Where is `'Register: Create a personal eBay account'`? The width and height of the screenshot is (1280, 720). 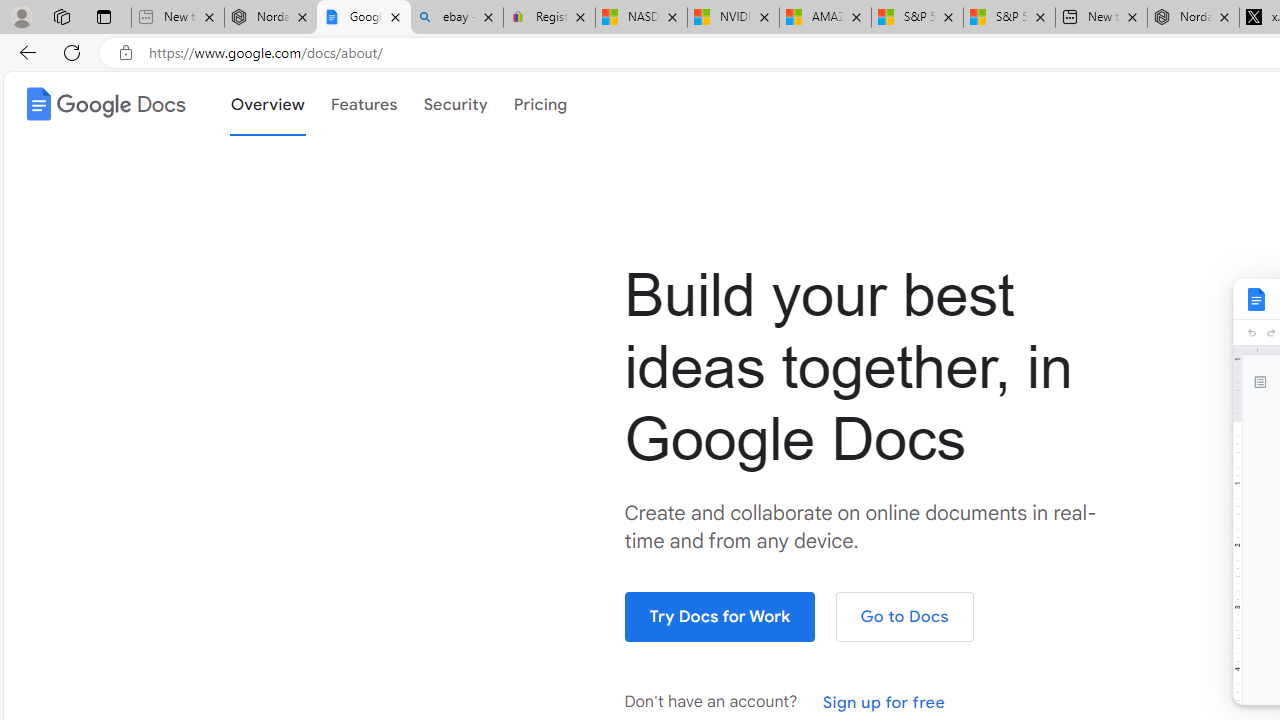 'Register: Create a personal eBay account' is located at coordinates (549, 17).